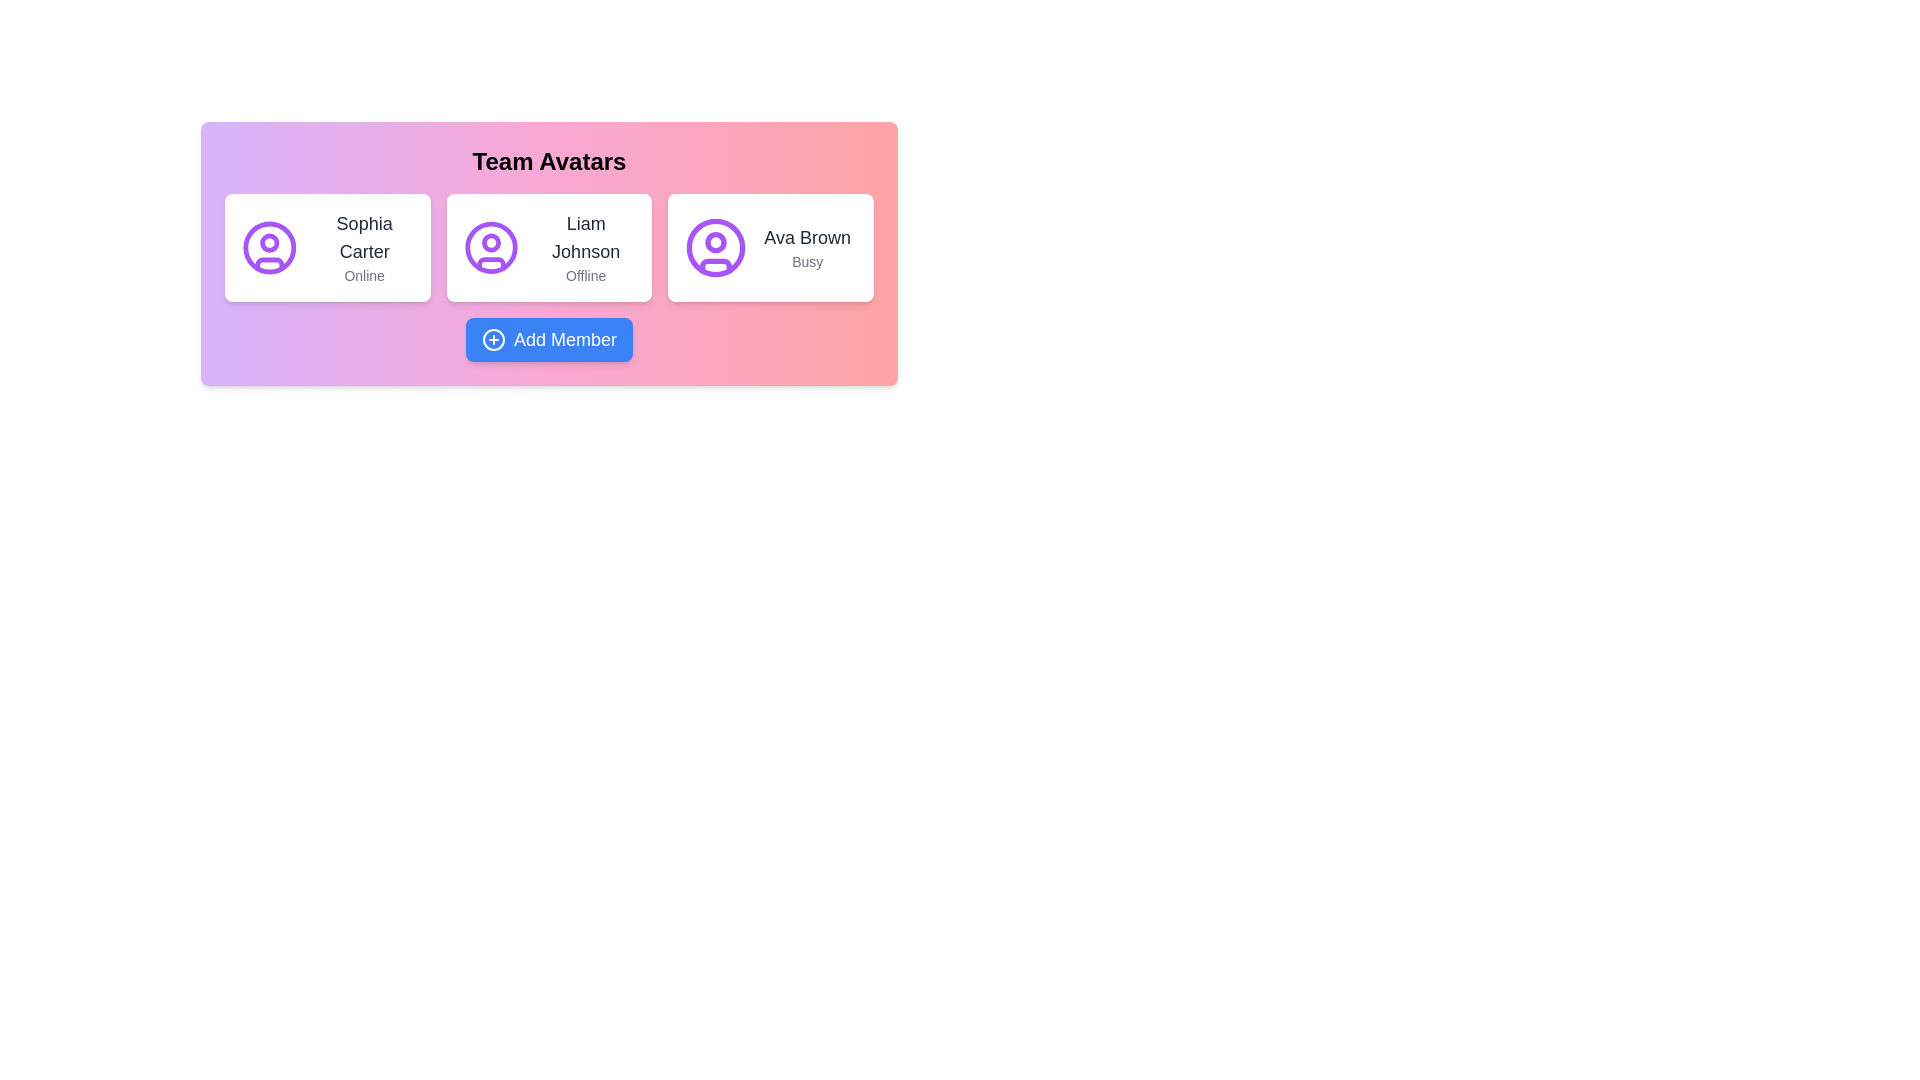 The height and width of the screenshot is (1080, 1920). Describe the element at coordinates (494, 338) in the screenshot. I see `the circular icon with a plus symbol inside, which represents adding new items or members, located to the left of the 'Add Member' button at the bottom center of the interface` at that location.